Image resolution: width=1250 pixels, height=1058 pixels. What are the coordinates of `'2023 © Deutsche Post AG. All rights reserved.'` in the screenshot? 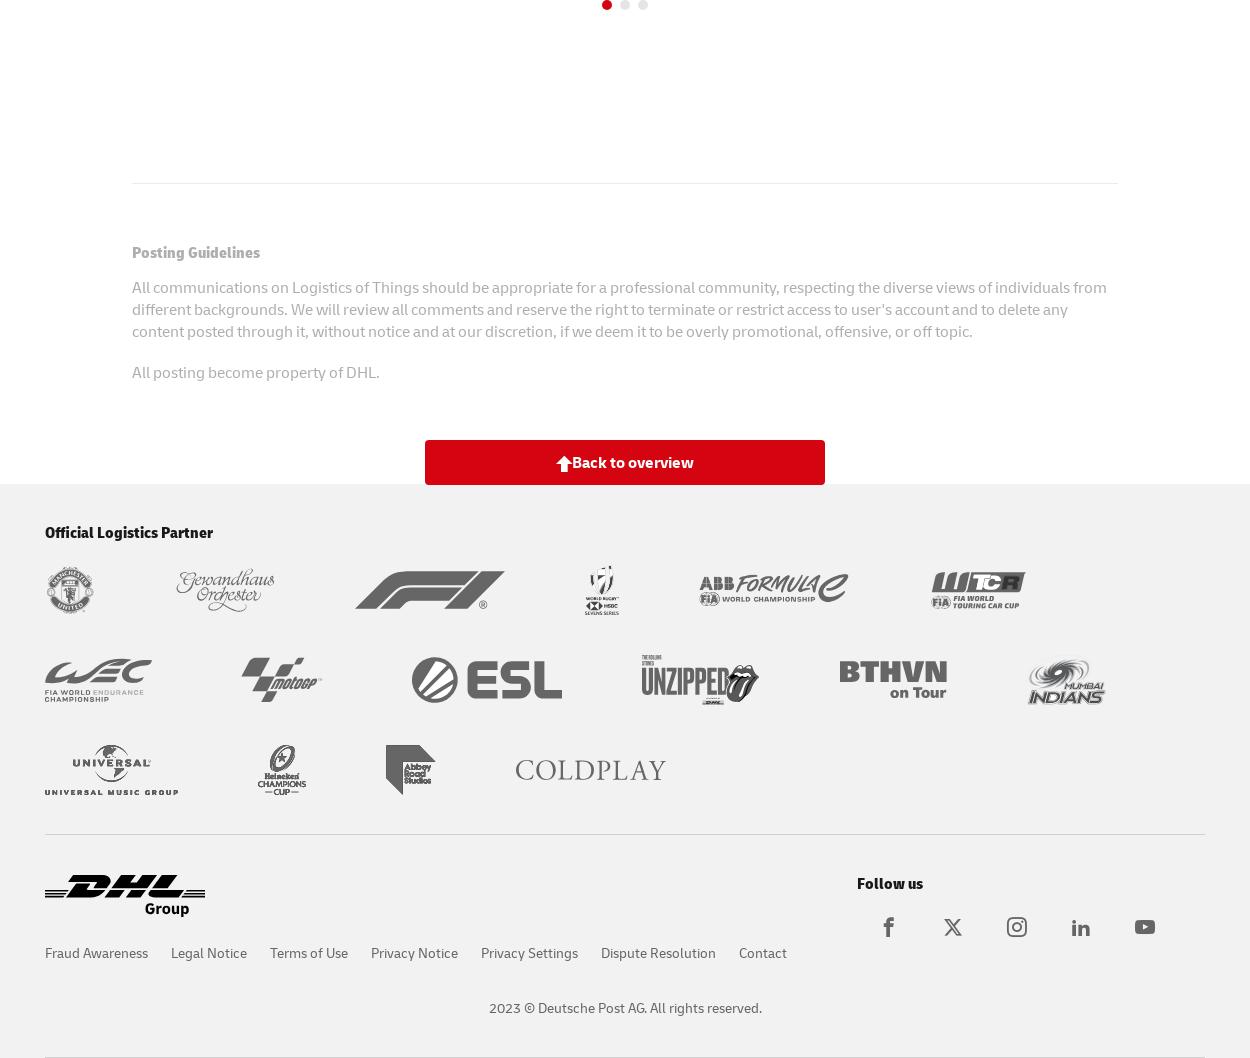 It's located at (623, 1006).